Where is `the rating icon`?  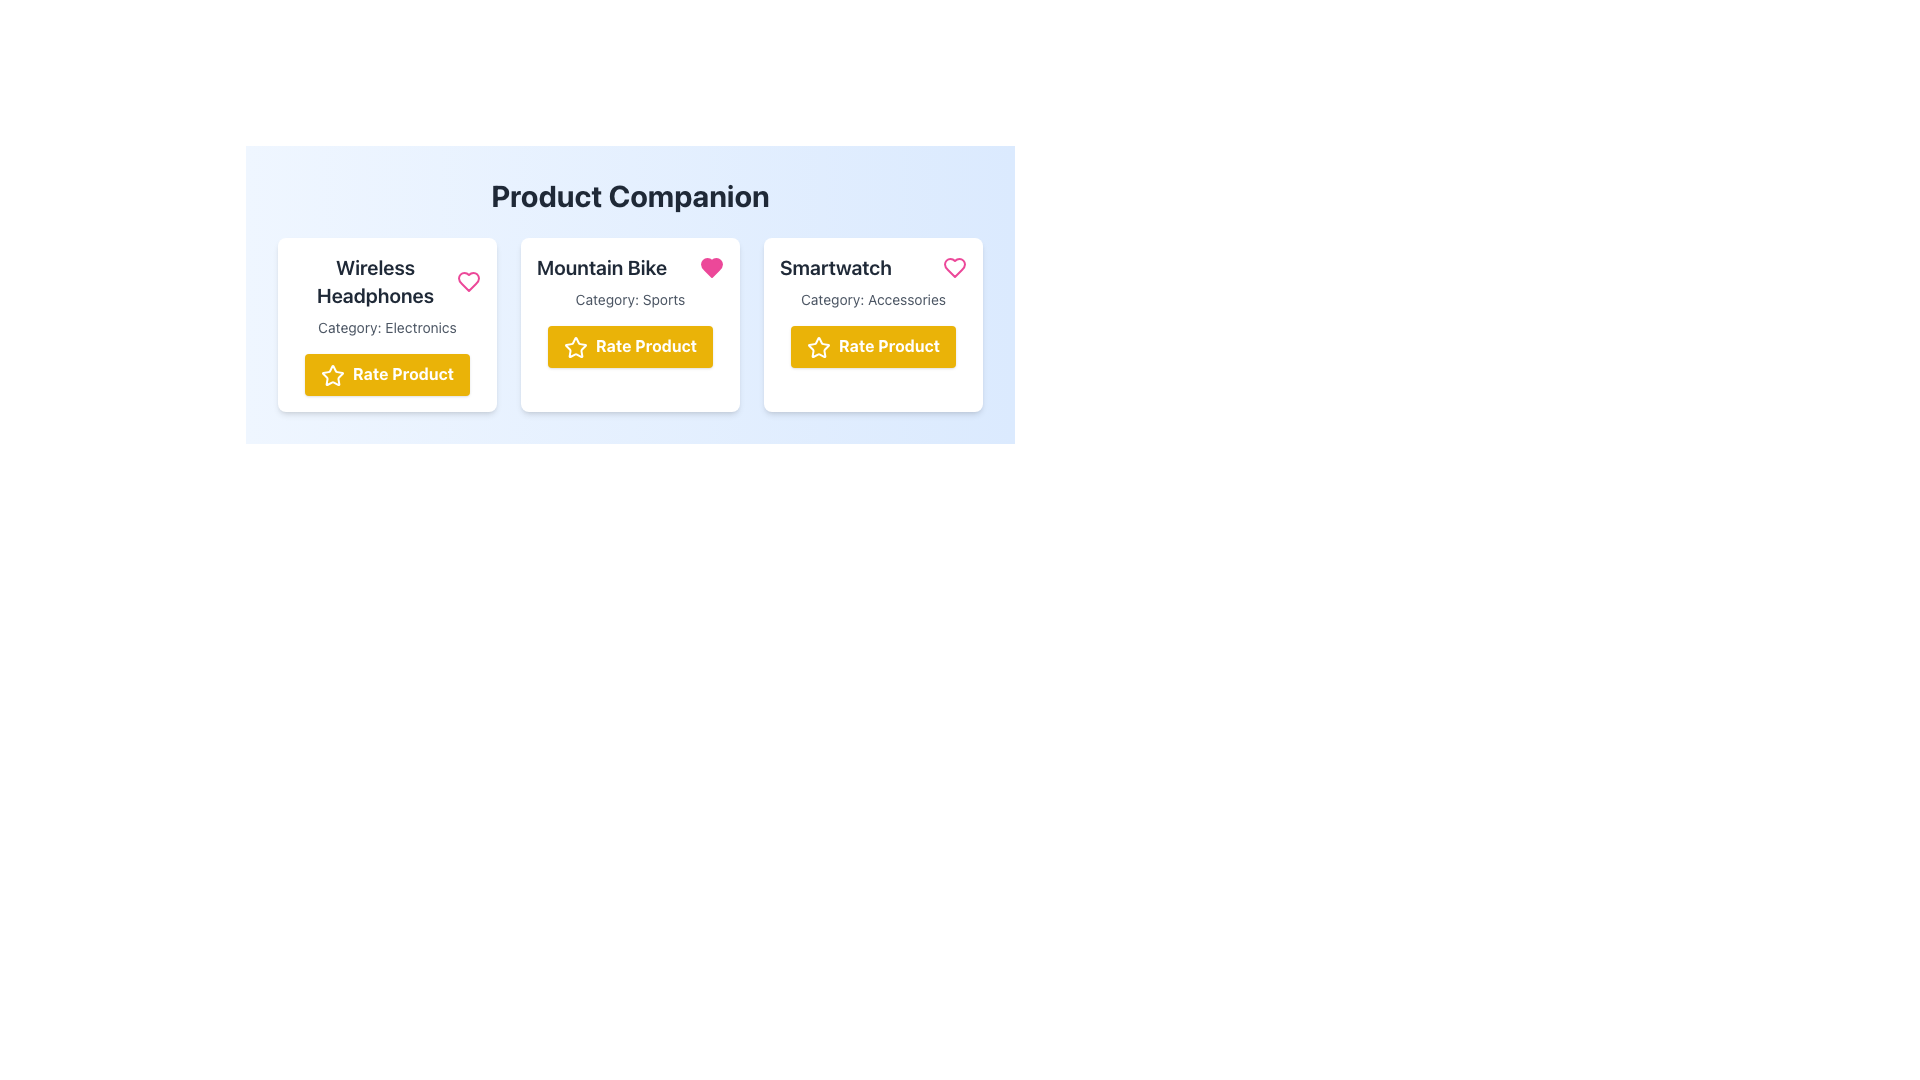 the rating icon is located at coordinates (575, 346).